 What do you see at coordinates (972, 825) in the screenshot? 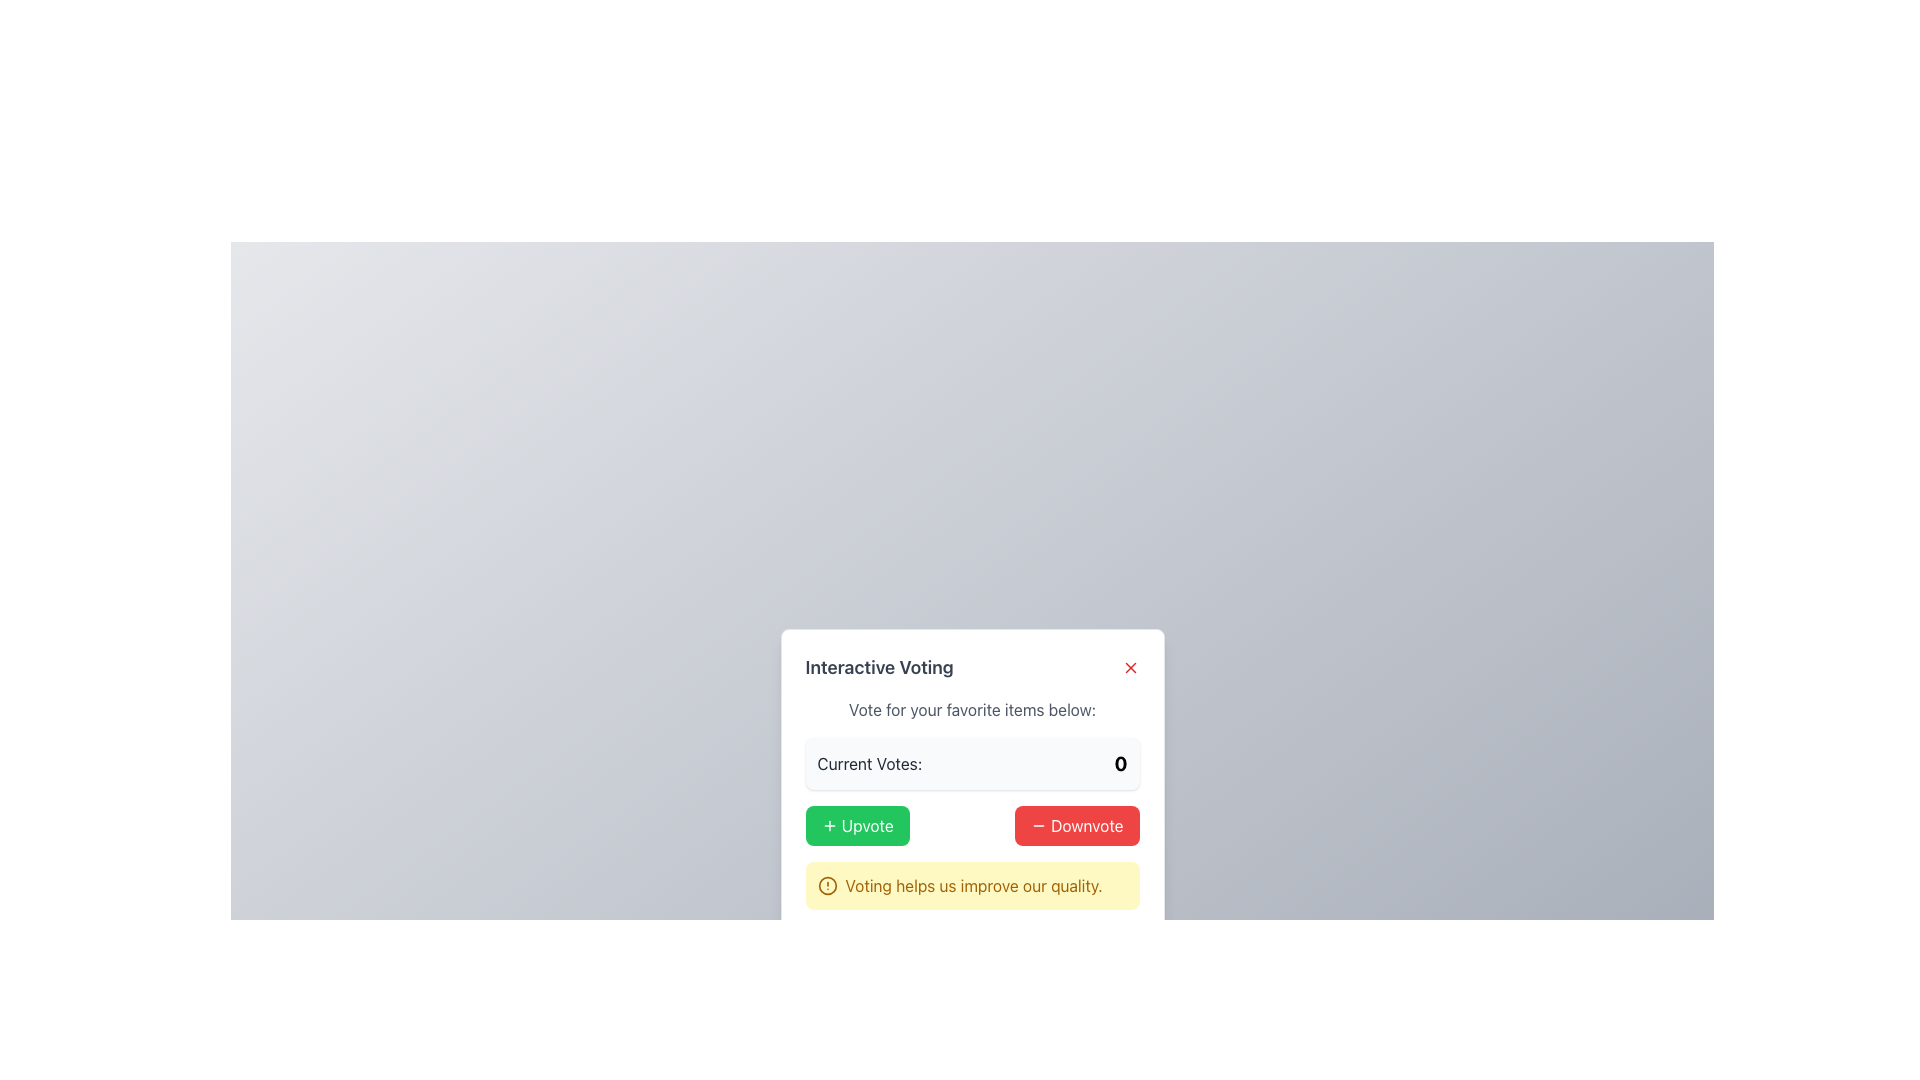
I see `the Button Group located below the 'Current Votes' section` at bounding box center [972, 825].